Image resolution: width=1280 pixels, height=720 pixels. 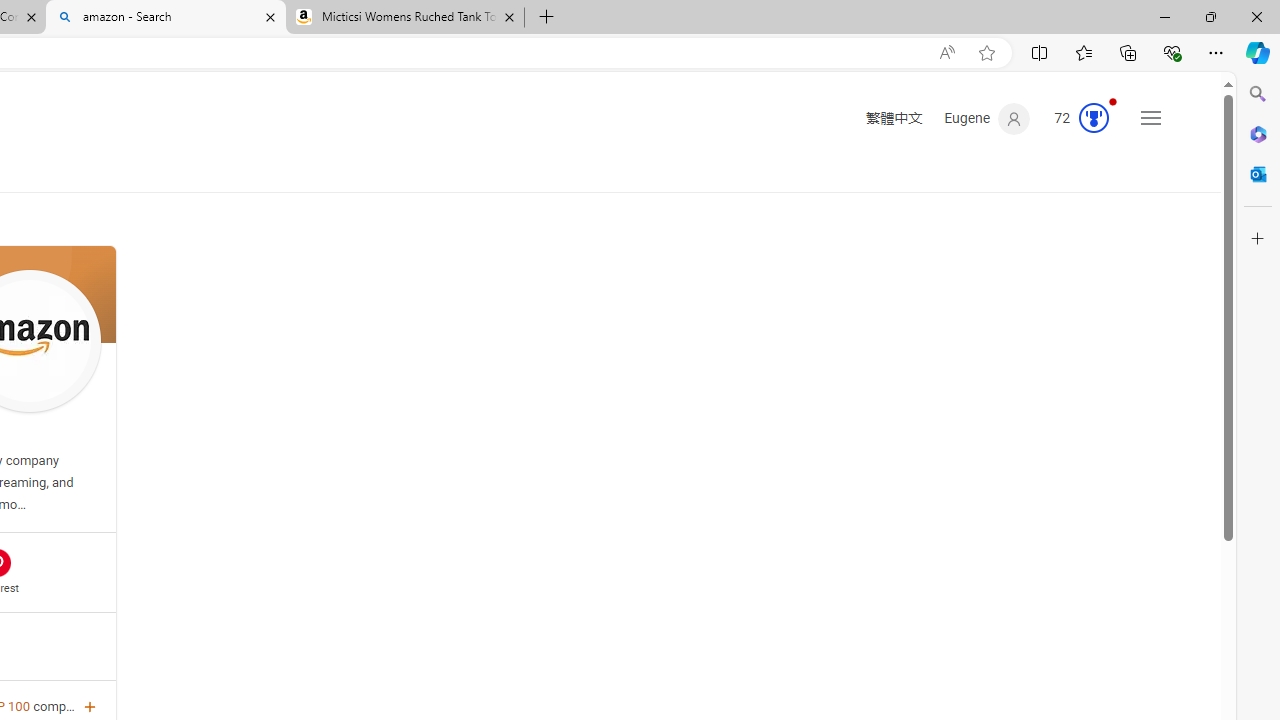 I want to click on 'Animation', so click(x=1111, y=101).